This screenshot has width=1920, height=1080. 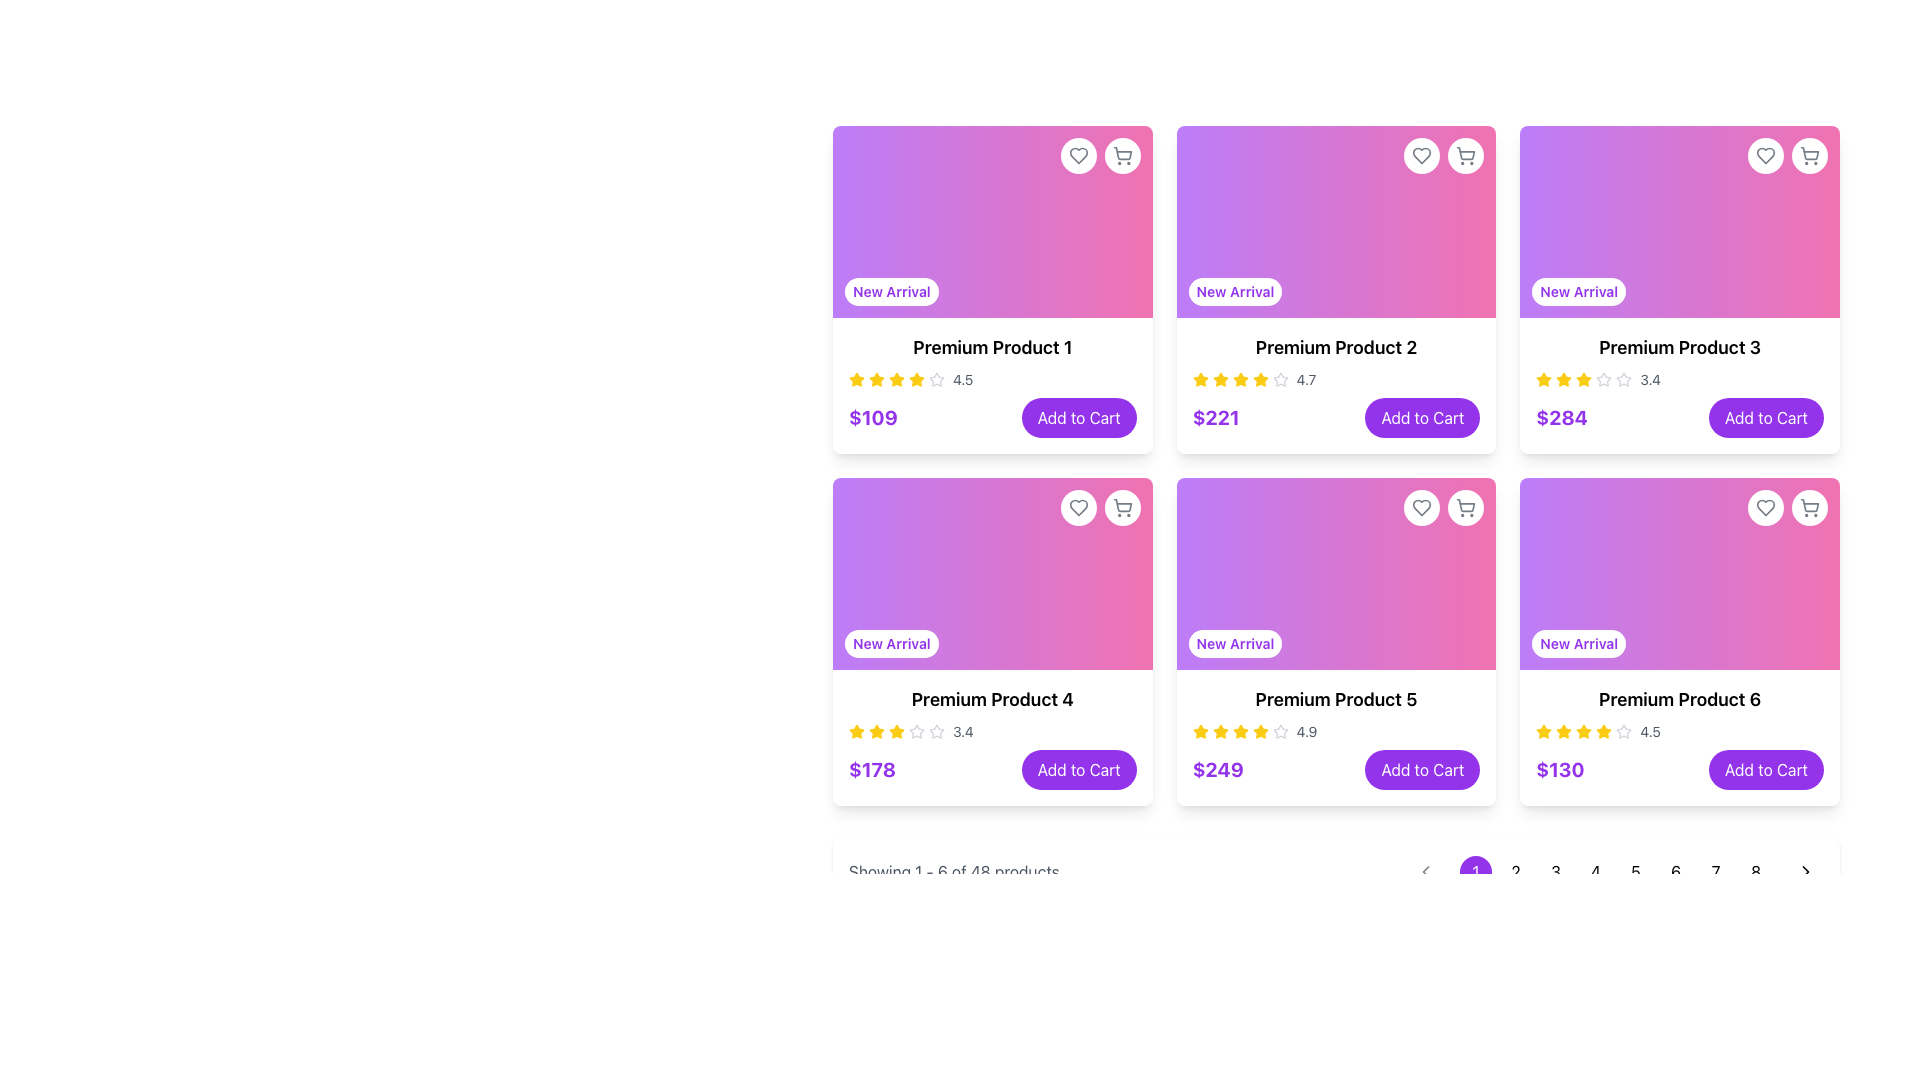 I want to click on the button located in the top-right corner of the 'Premium Product 5' card, so click(x=1466, y=507).